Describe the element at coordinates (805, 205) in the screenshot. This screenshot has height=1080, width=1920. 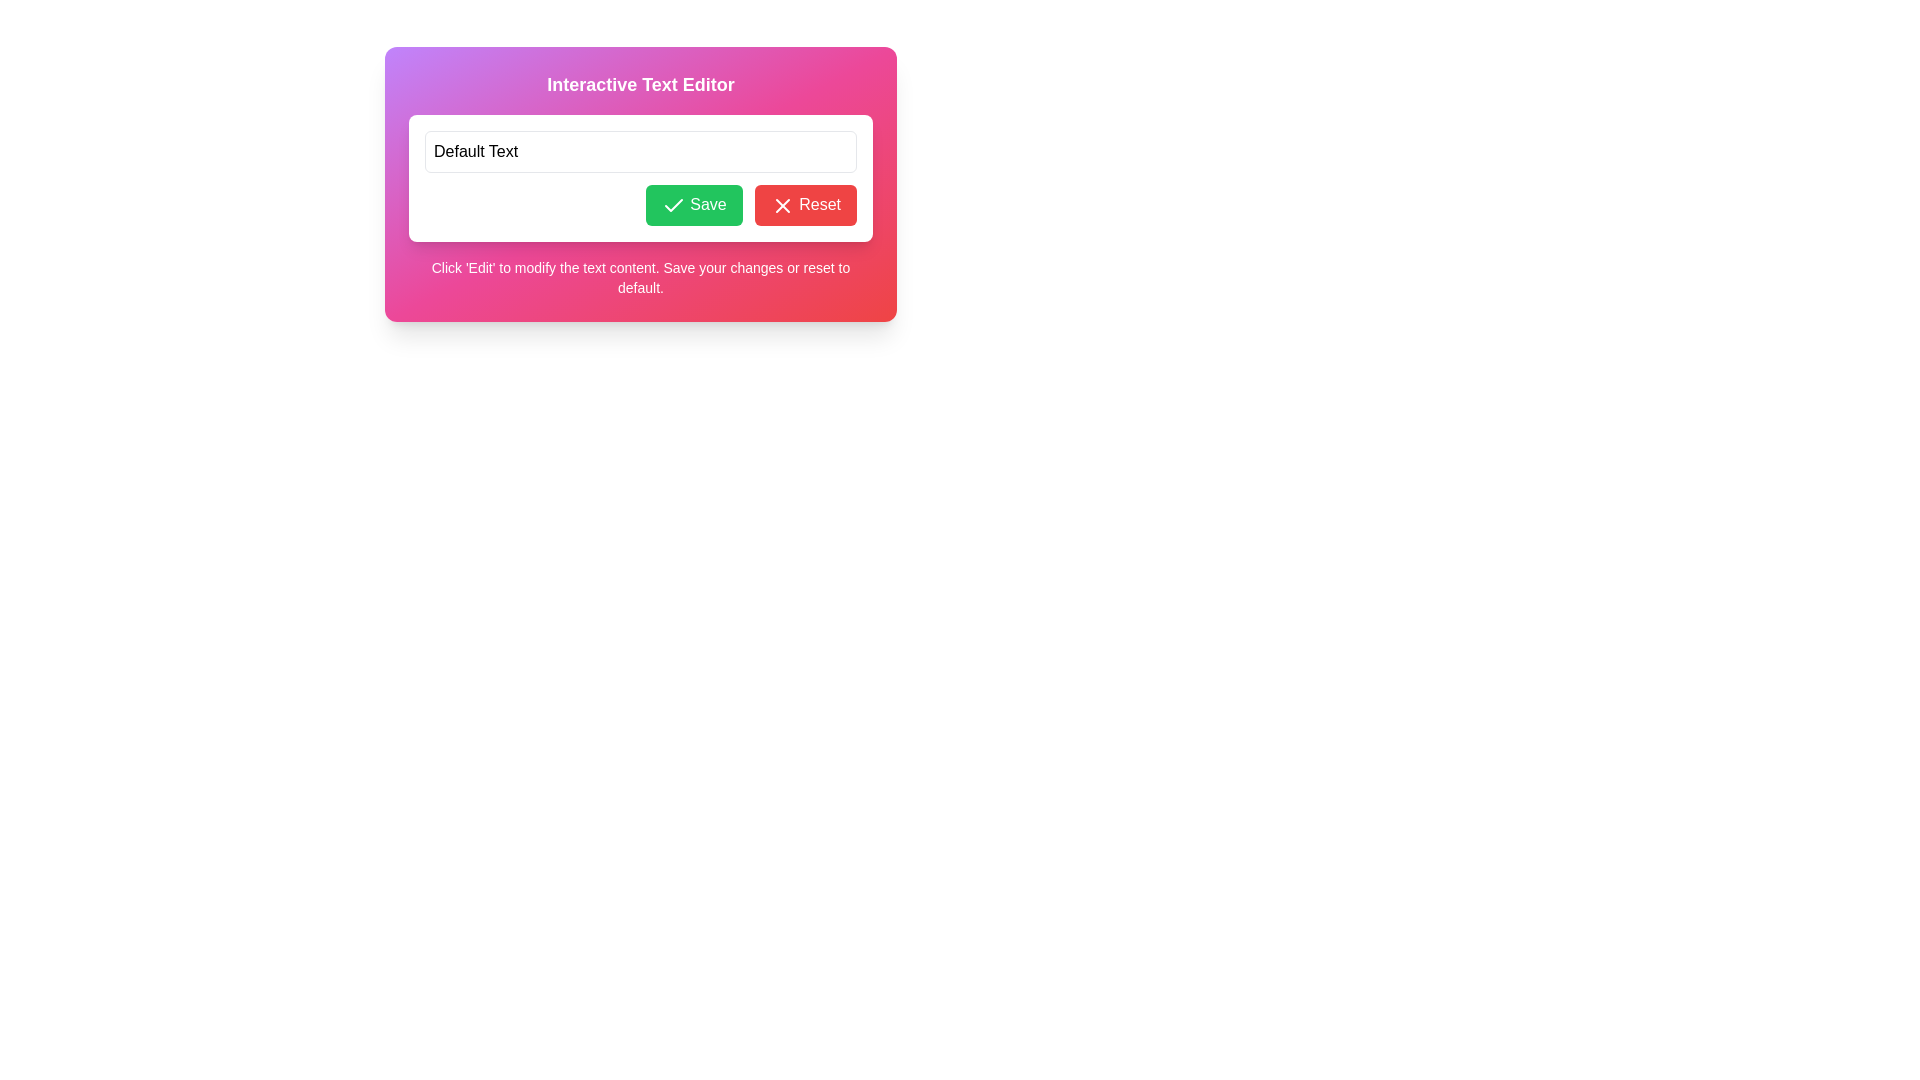
I see `the reset button located in the bottom-right part of the card-like component, next to the green 'Save' button, to reset the input or form to its default state` at that location.